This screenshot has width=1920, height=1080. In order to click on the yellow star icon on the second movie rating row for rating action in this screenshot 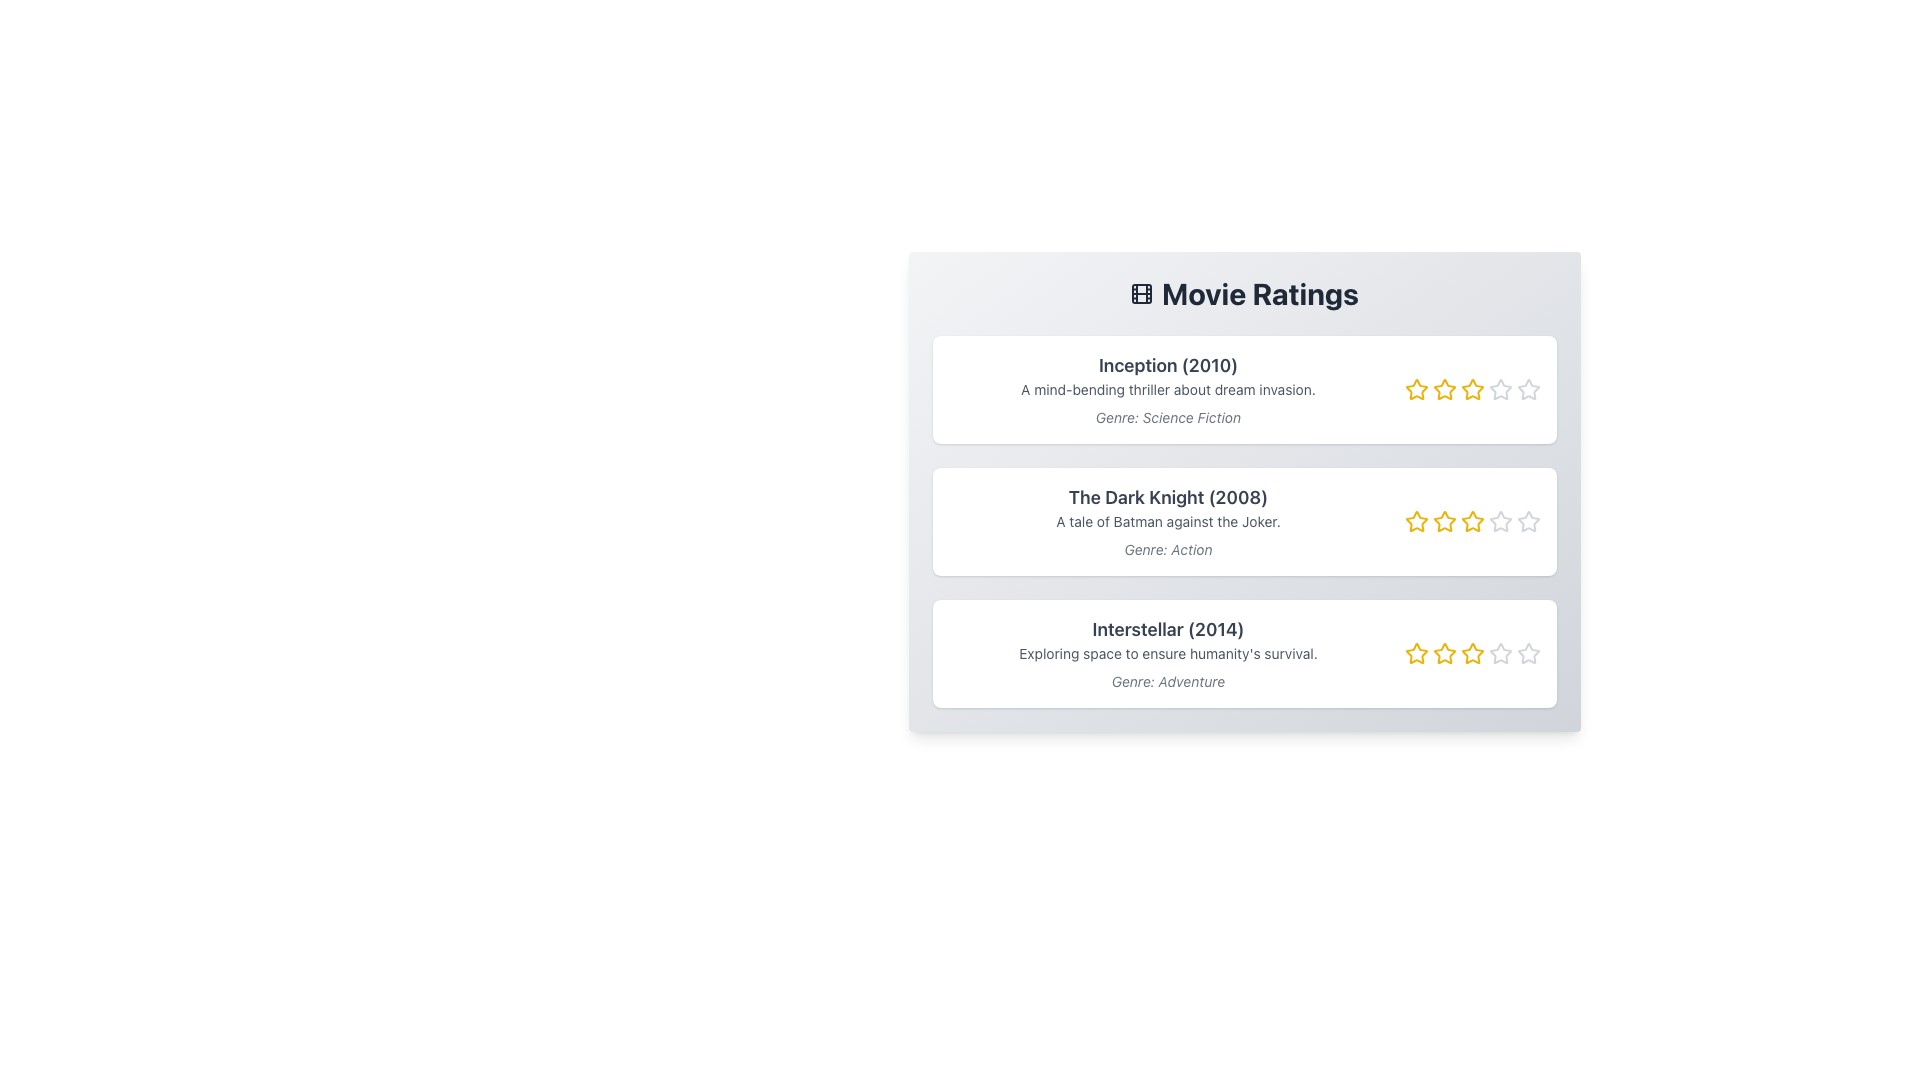, I will do `click(1415, 520)`.